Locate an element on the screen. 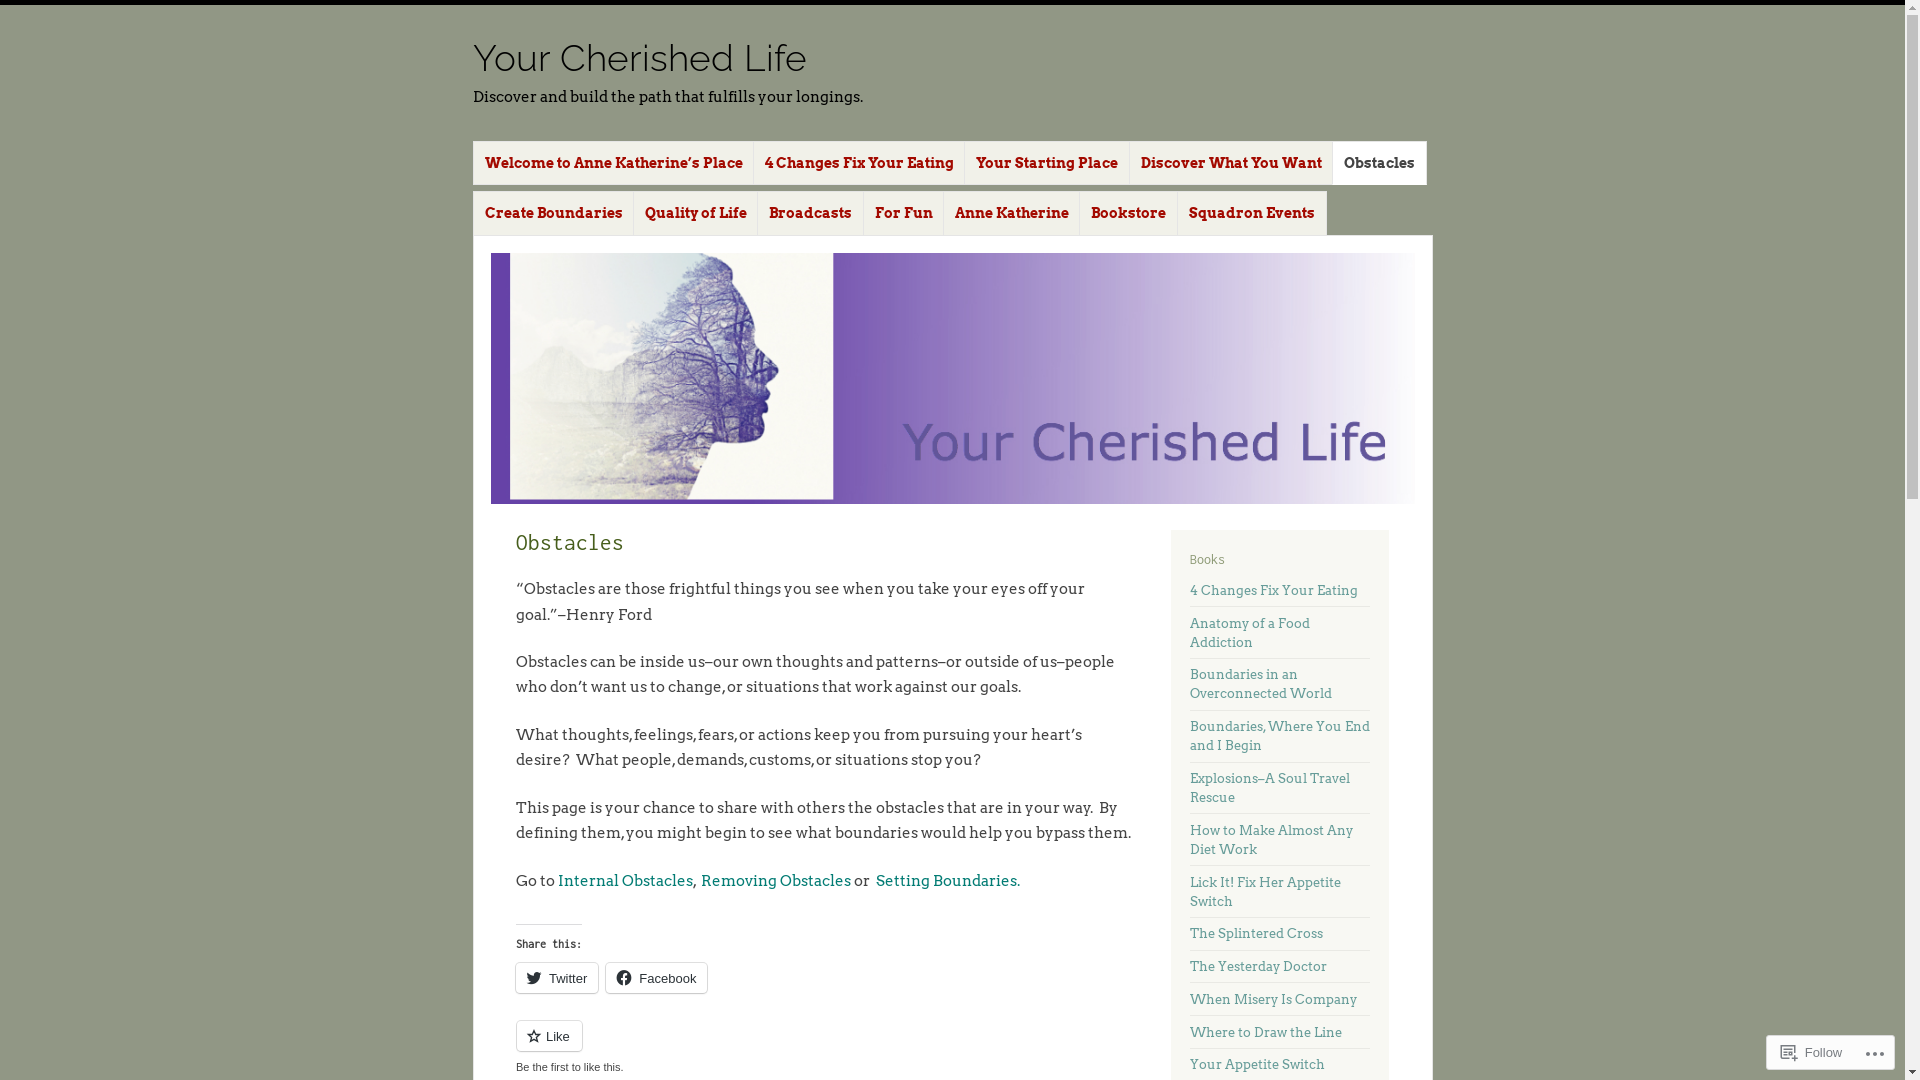  'Anatomy of a Food Addiction' is located at coordinates (1248, 632).